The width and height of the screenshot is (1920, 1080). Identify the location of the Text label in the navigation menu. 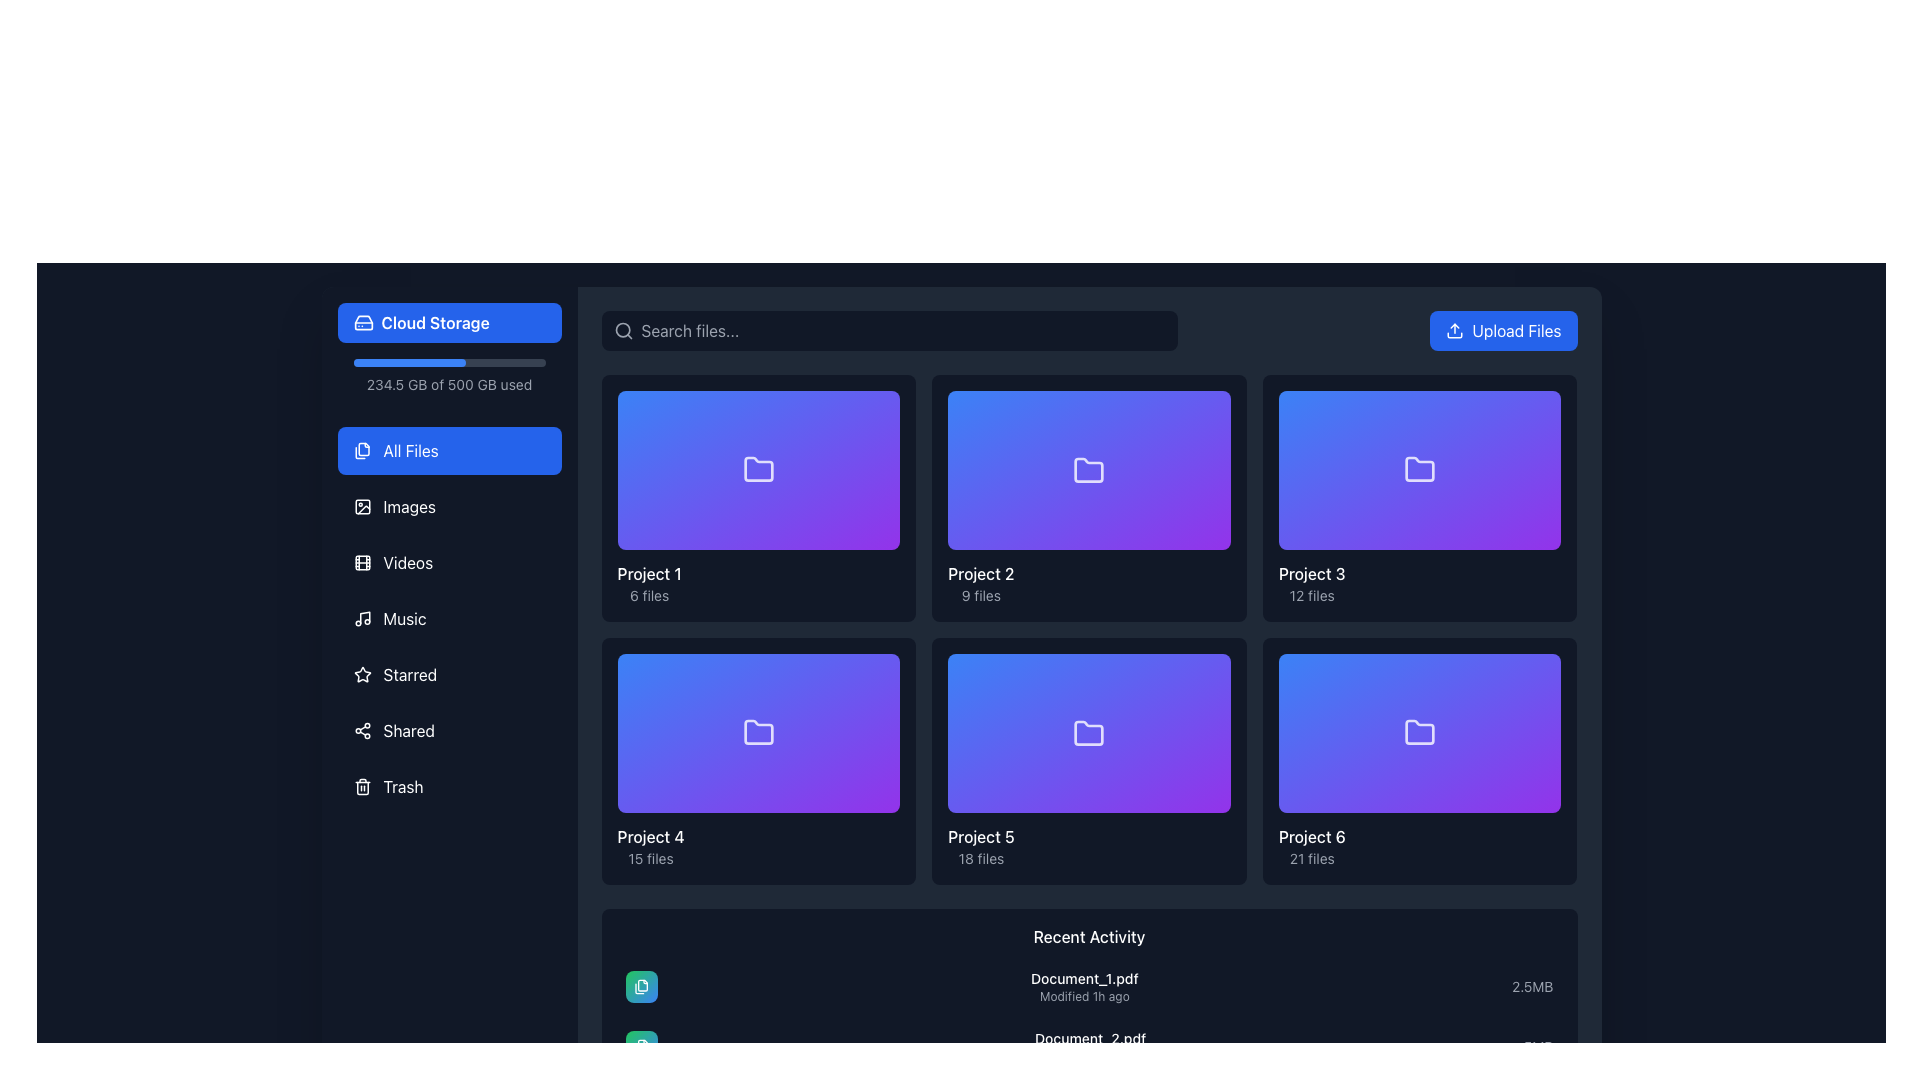
(402, 785).